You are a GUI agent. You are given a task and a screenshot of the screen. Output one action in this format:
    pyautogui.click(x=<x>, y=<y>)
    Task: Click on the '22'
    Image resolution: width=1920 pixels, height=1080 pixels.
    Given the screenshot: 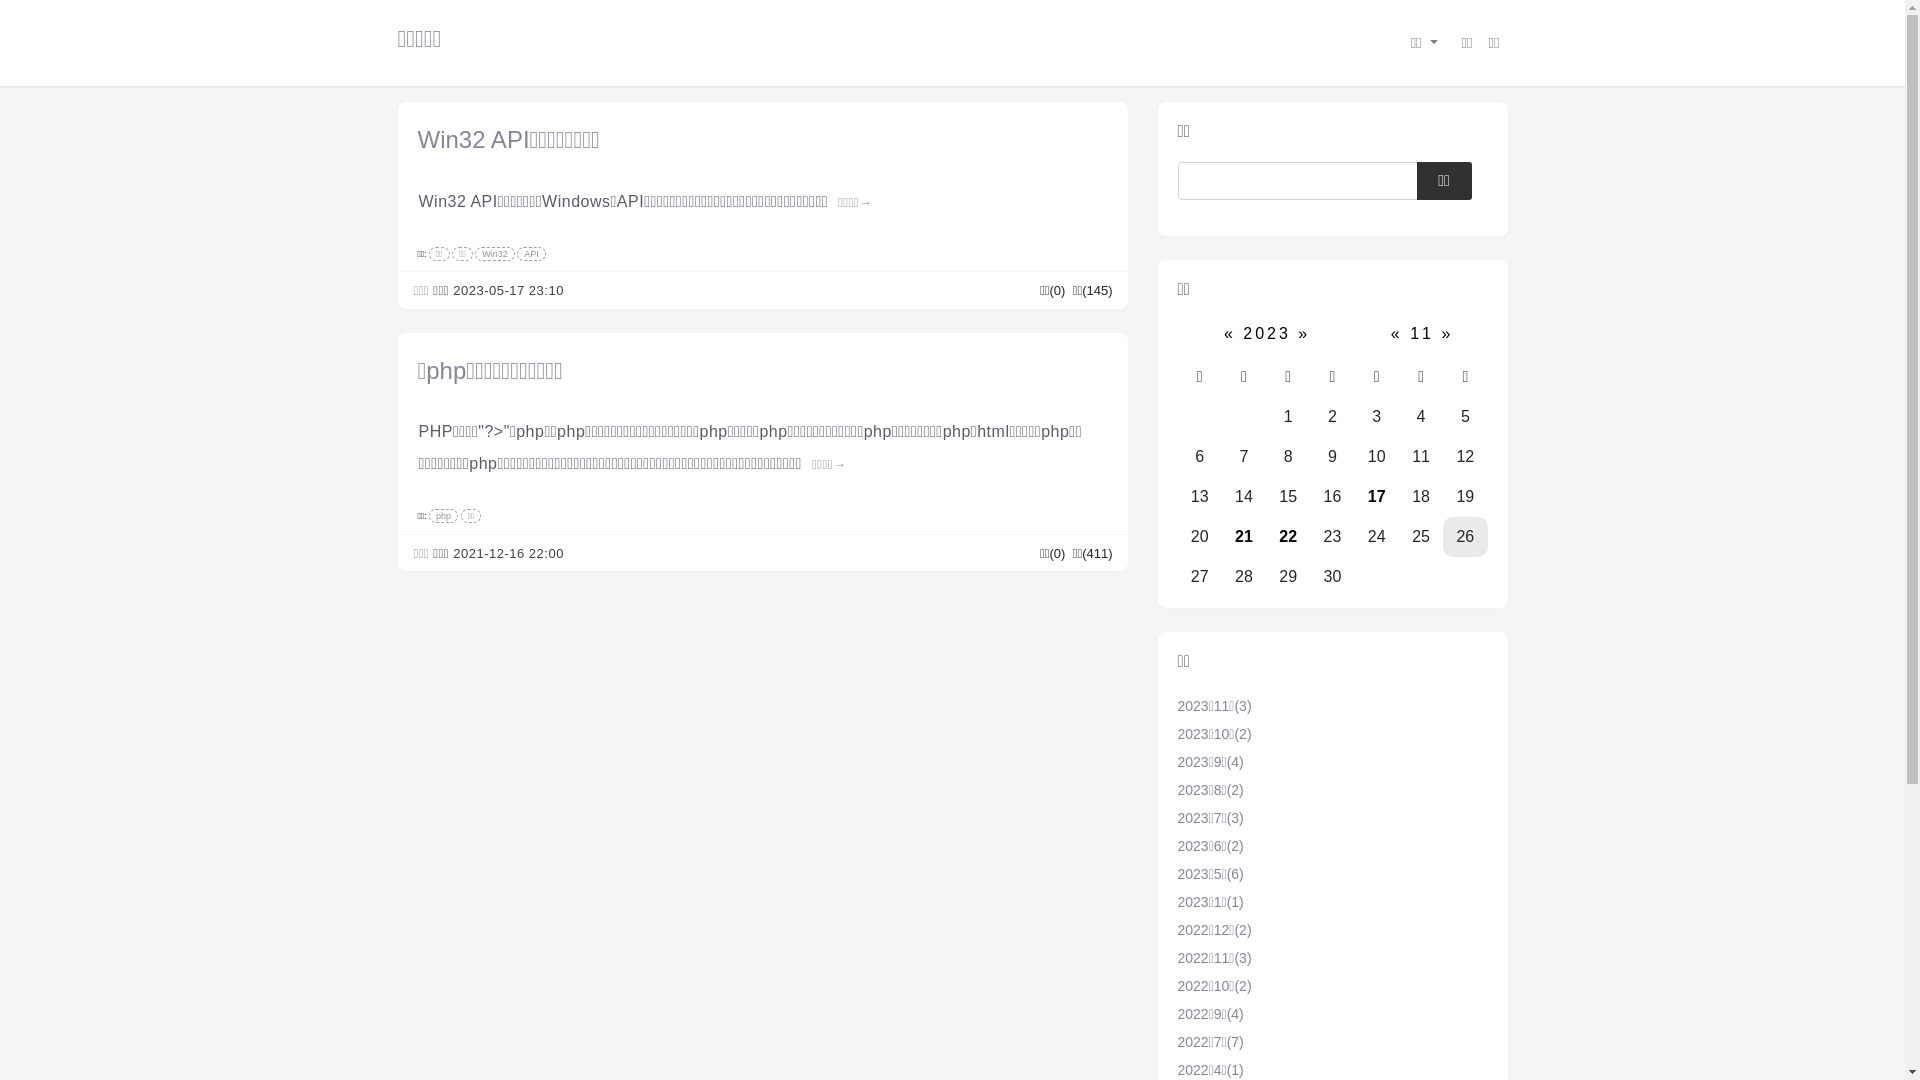 What is the action you would take?
    pyautogui.click(x=1287, y=535)
    